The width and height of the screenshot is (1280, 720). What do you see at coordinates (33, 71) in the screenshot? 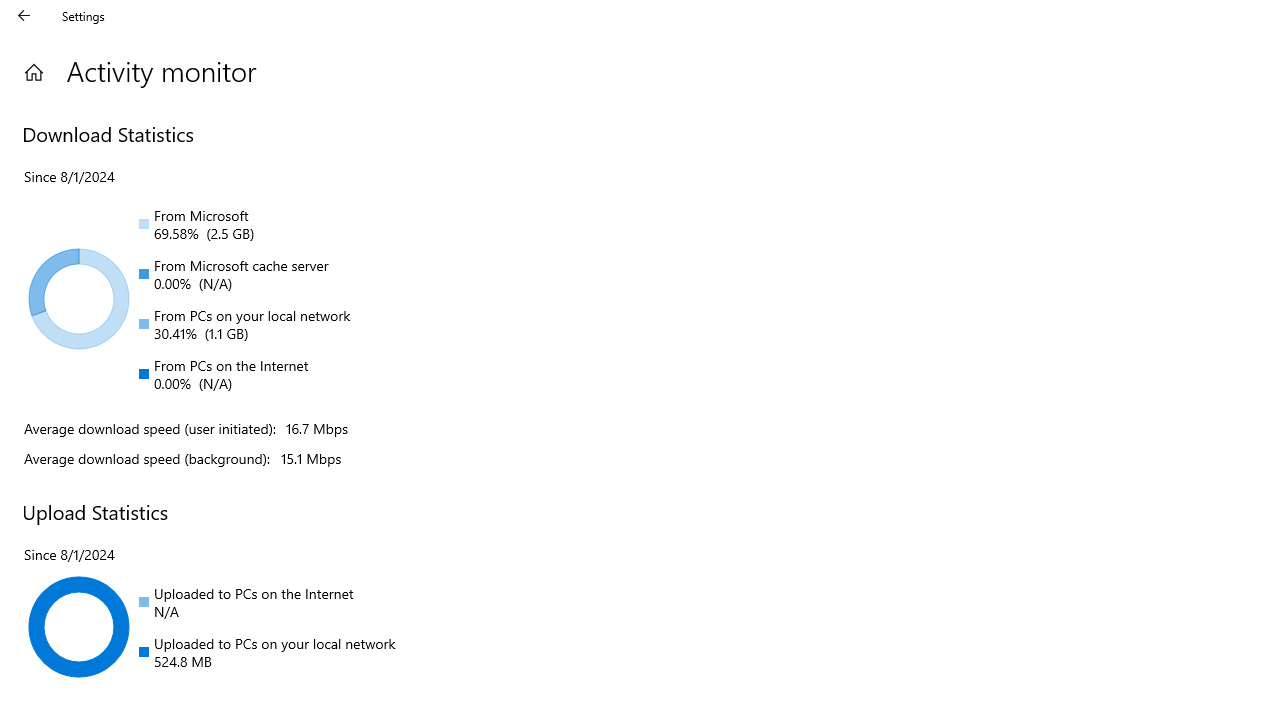
I see `'Home'` at bounding box center [33, 71].